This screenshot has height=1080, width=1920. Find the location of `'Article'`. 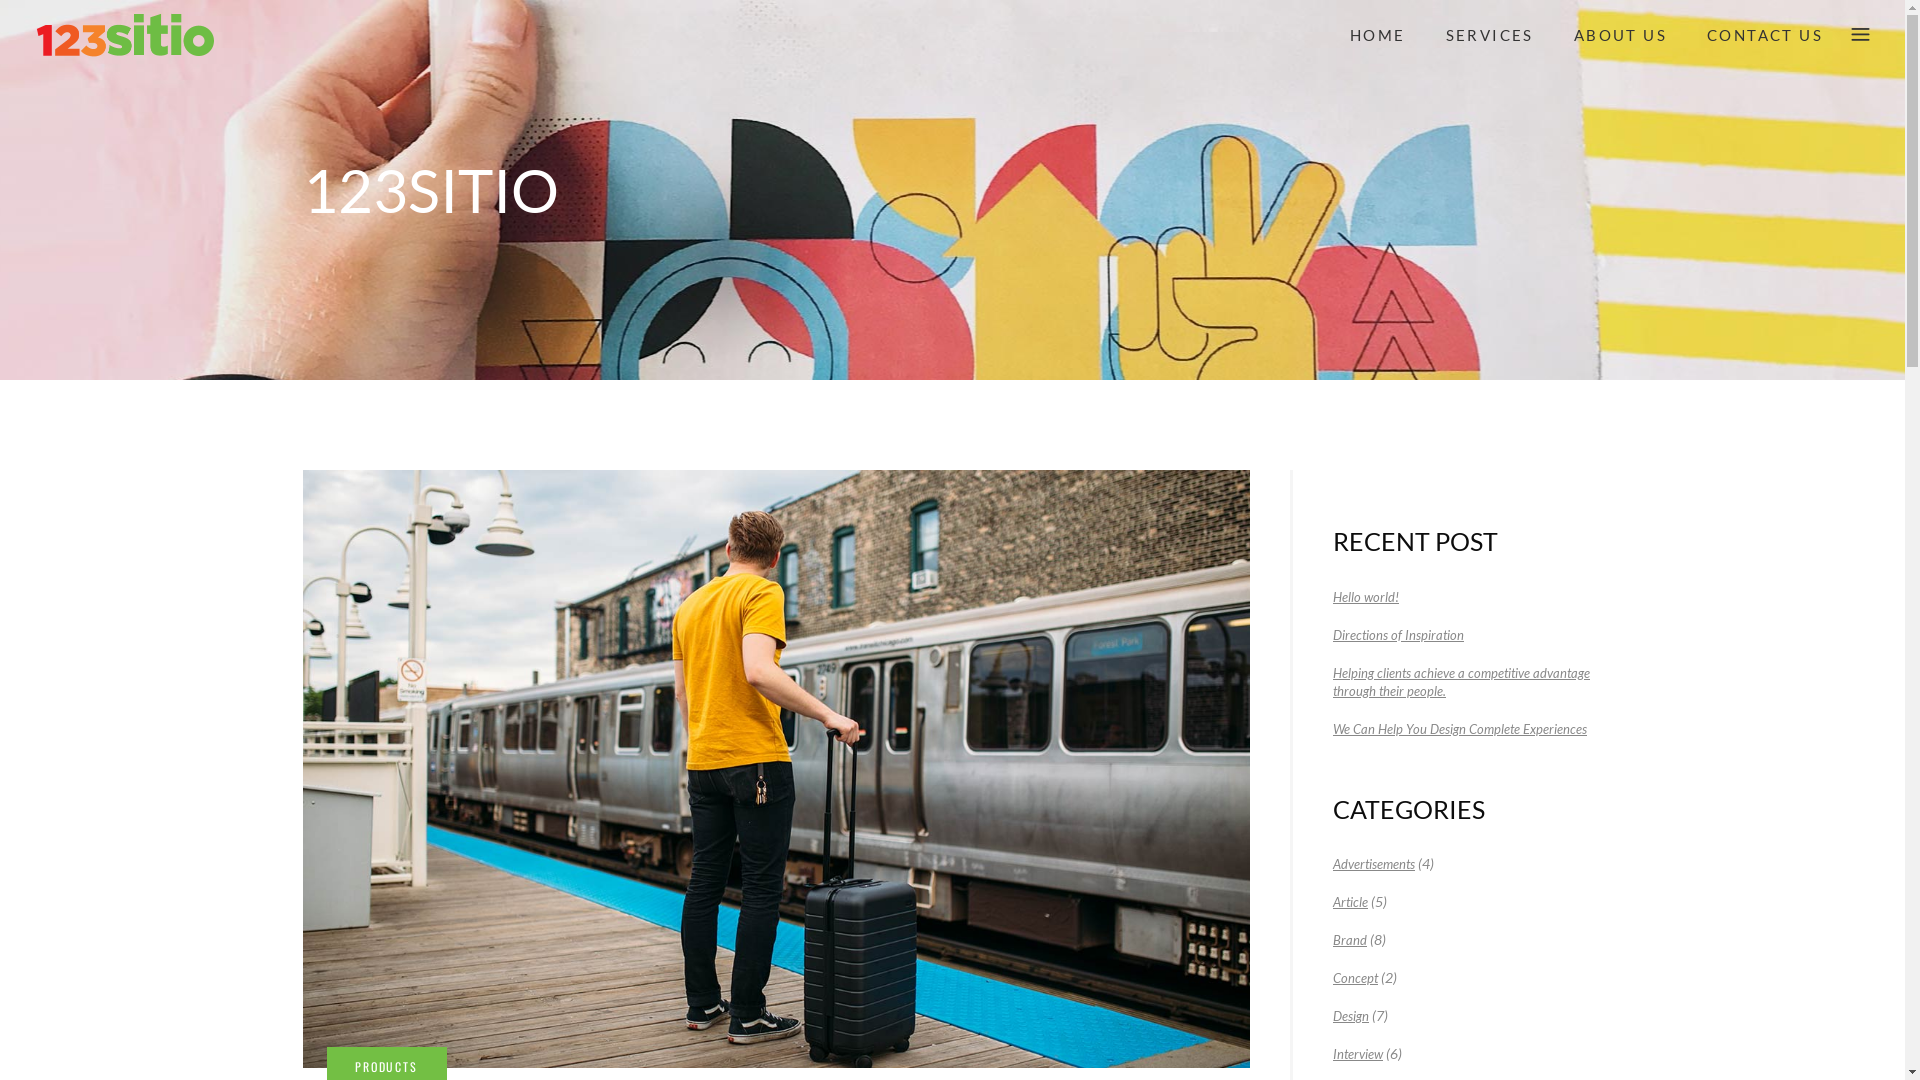

'Article' is located at coordinates (1350, 902).